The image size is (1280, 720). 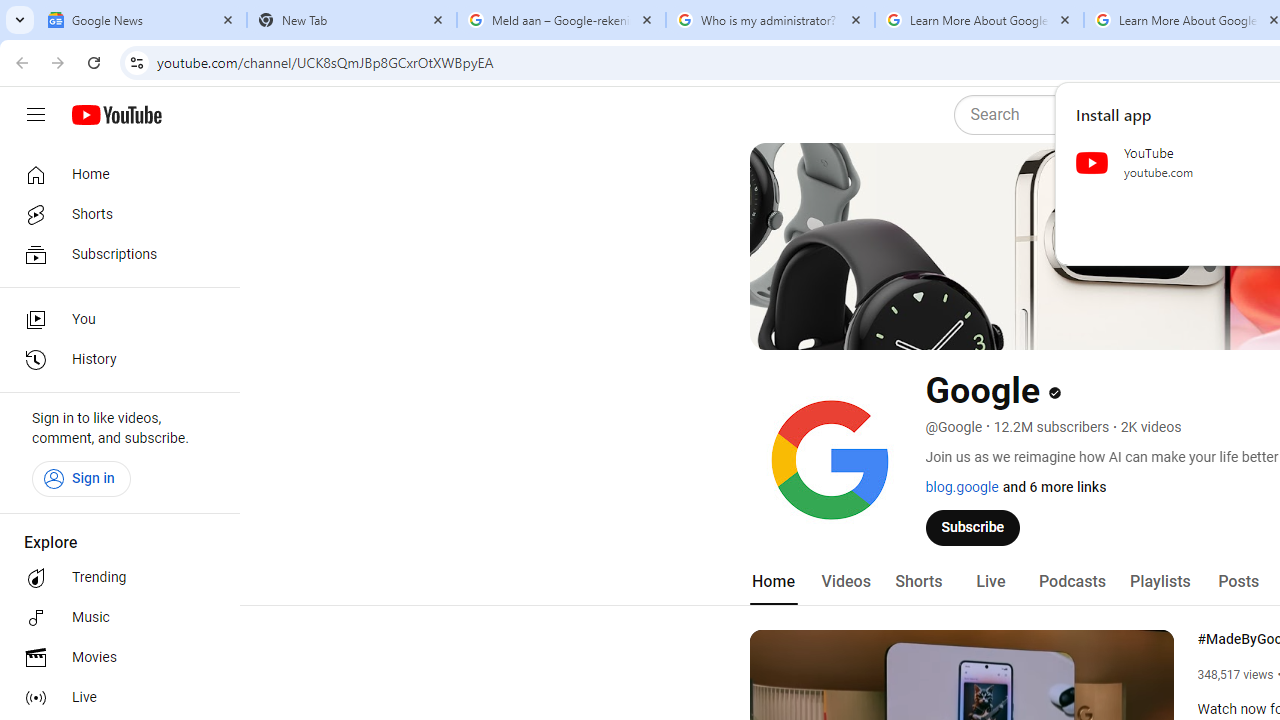 I want to click on 'Trending', so click(x=112, y=578).